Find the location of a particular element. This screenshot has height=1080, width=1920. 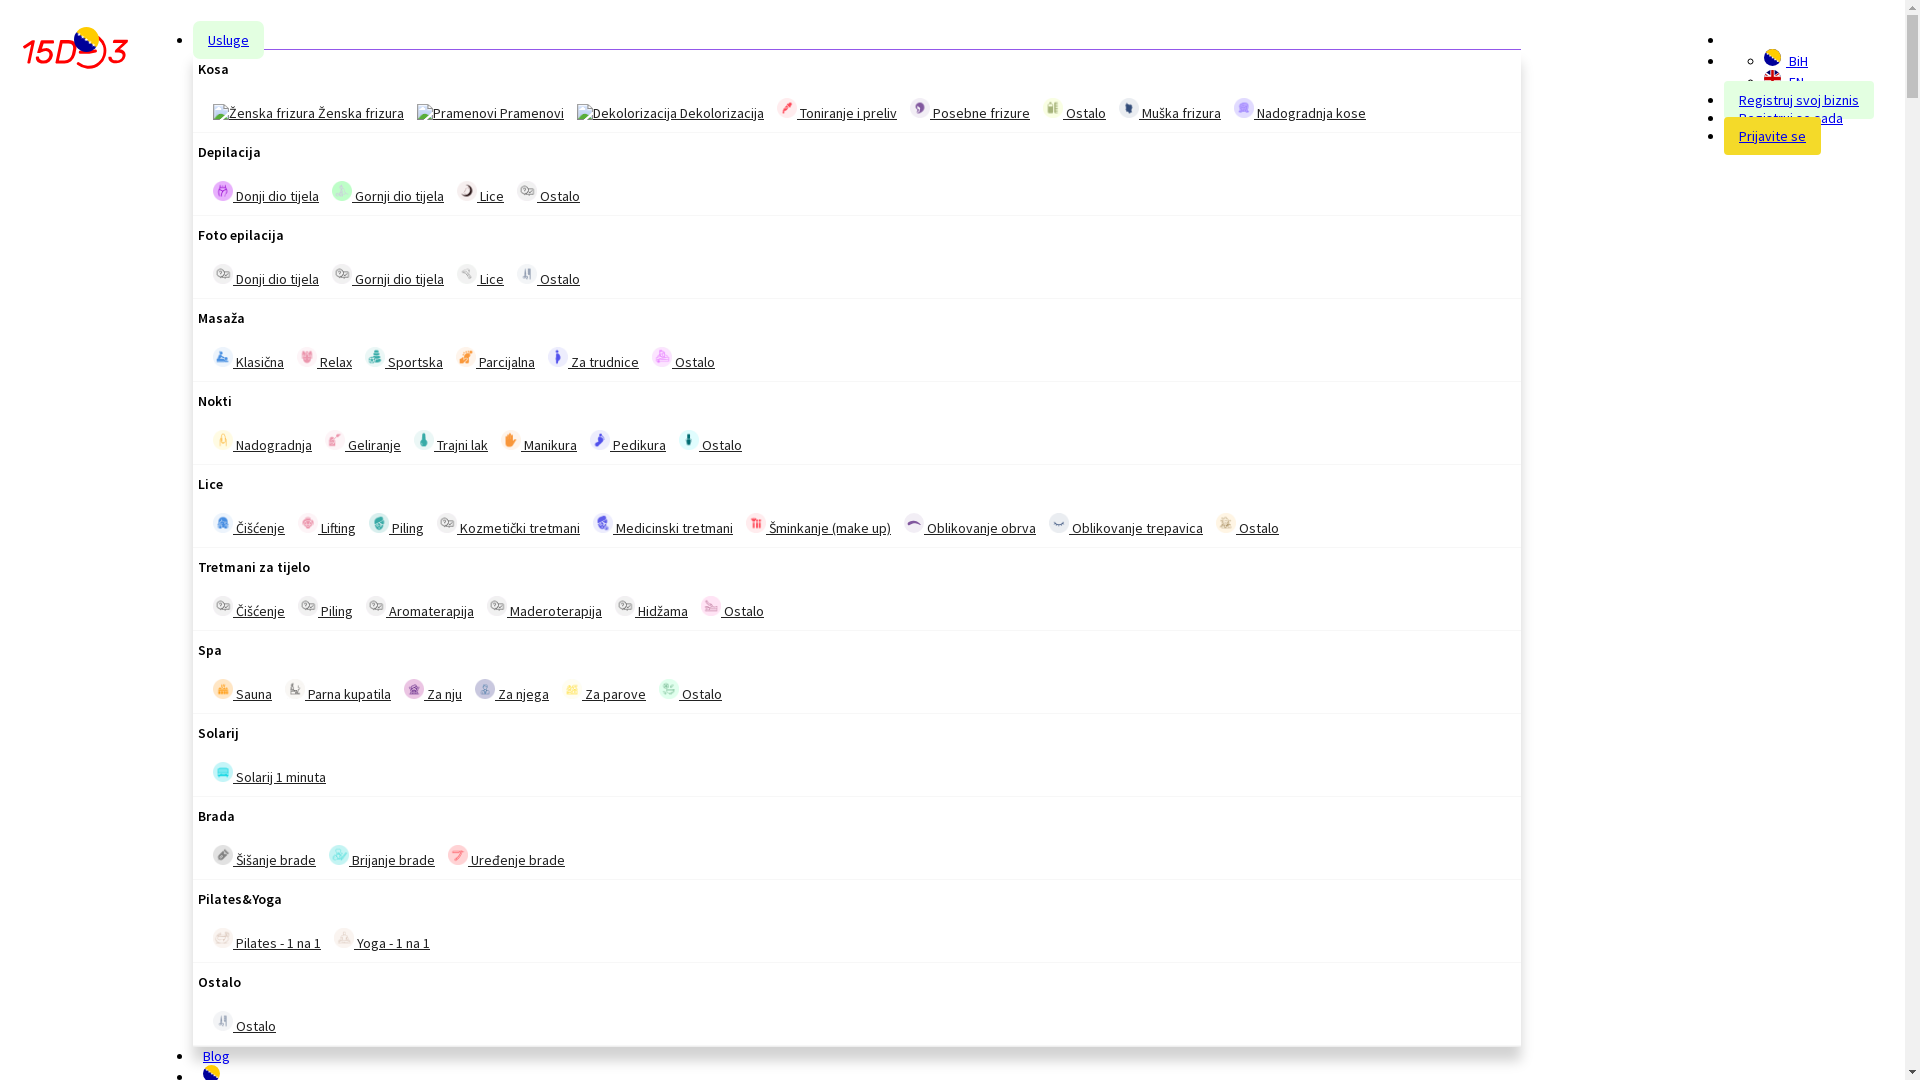

'Yoga - 1 na 1' is located at coordinates (334, 937).